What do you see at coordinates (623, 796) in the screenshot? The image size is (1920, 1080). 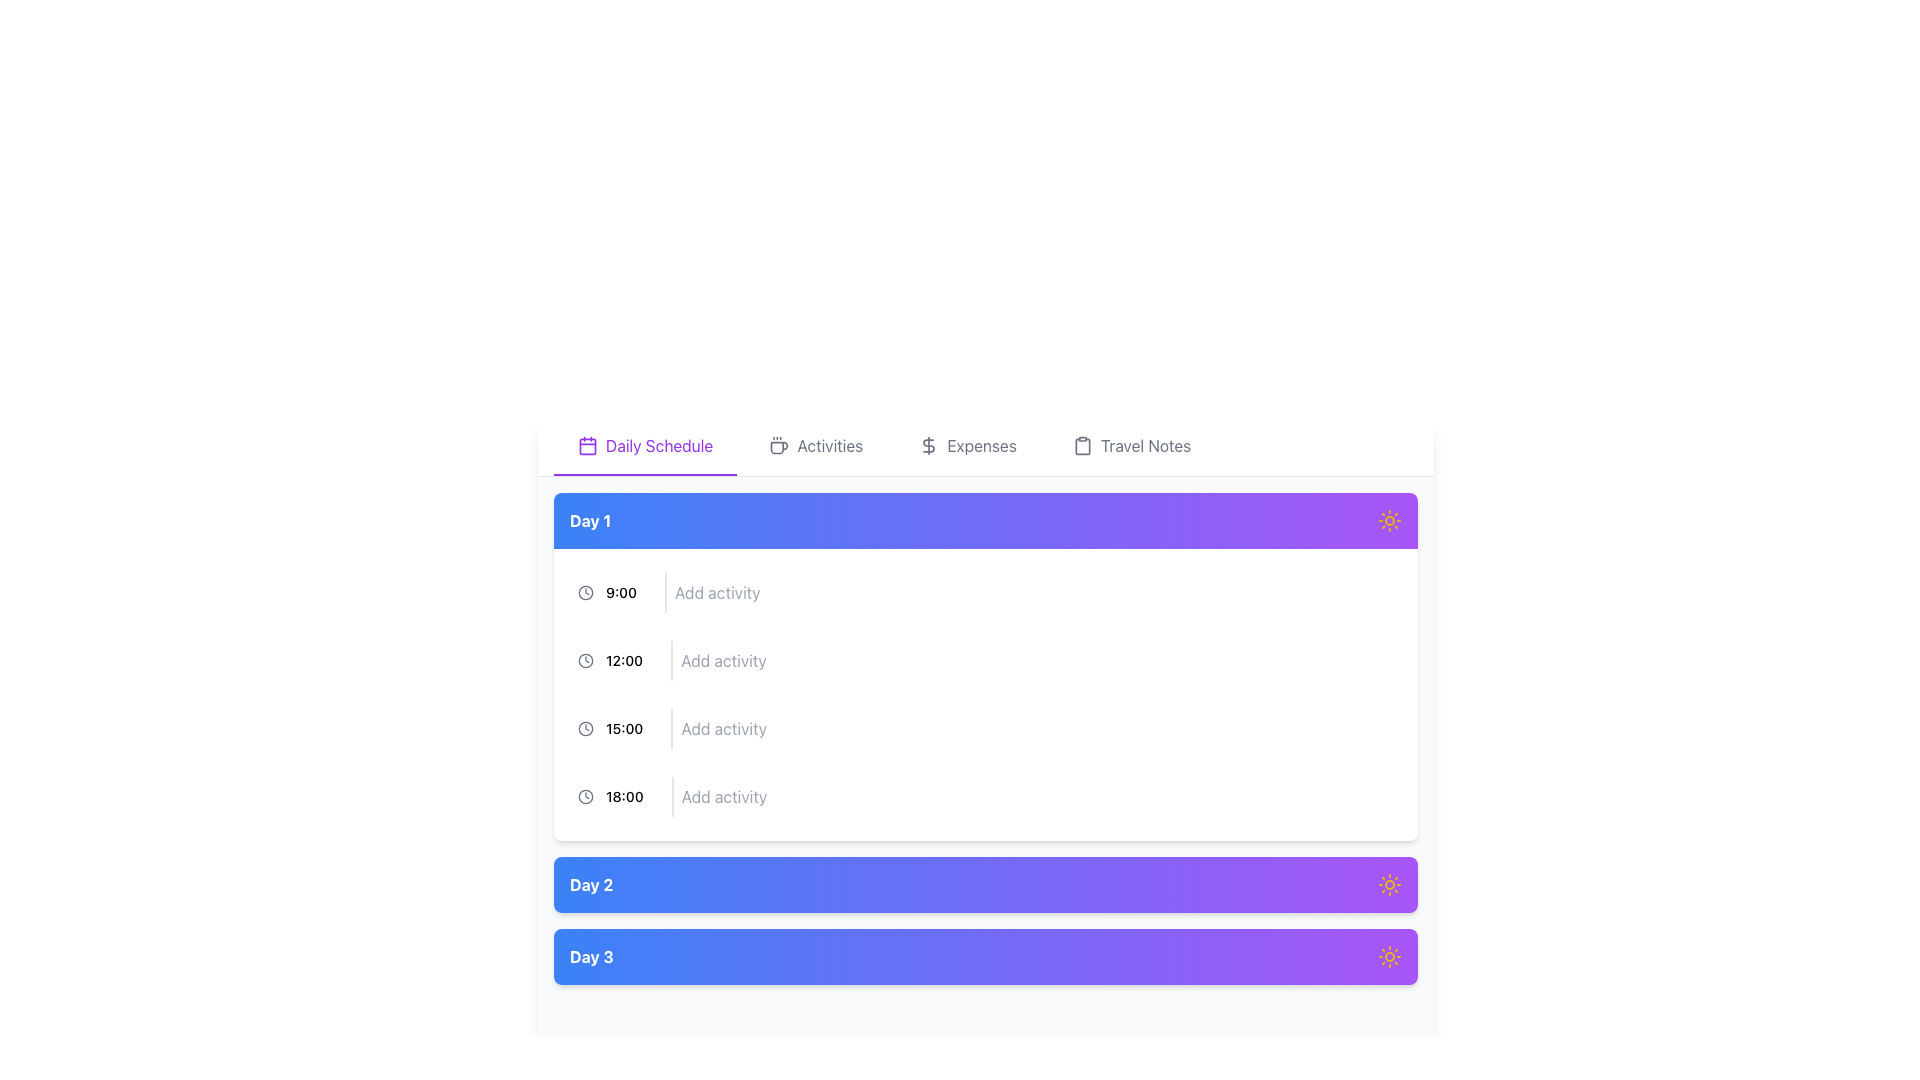 I see `the Text Label displaying the time '18:00', which is located to the right of the clock icon in the fourth list item under the 'Day 1' schedule` at bounding box center [623, 796].